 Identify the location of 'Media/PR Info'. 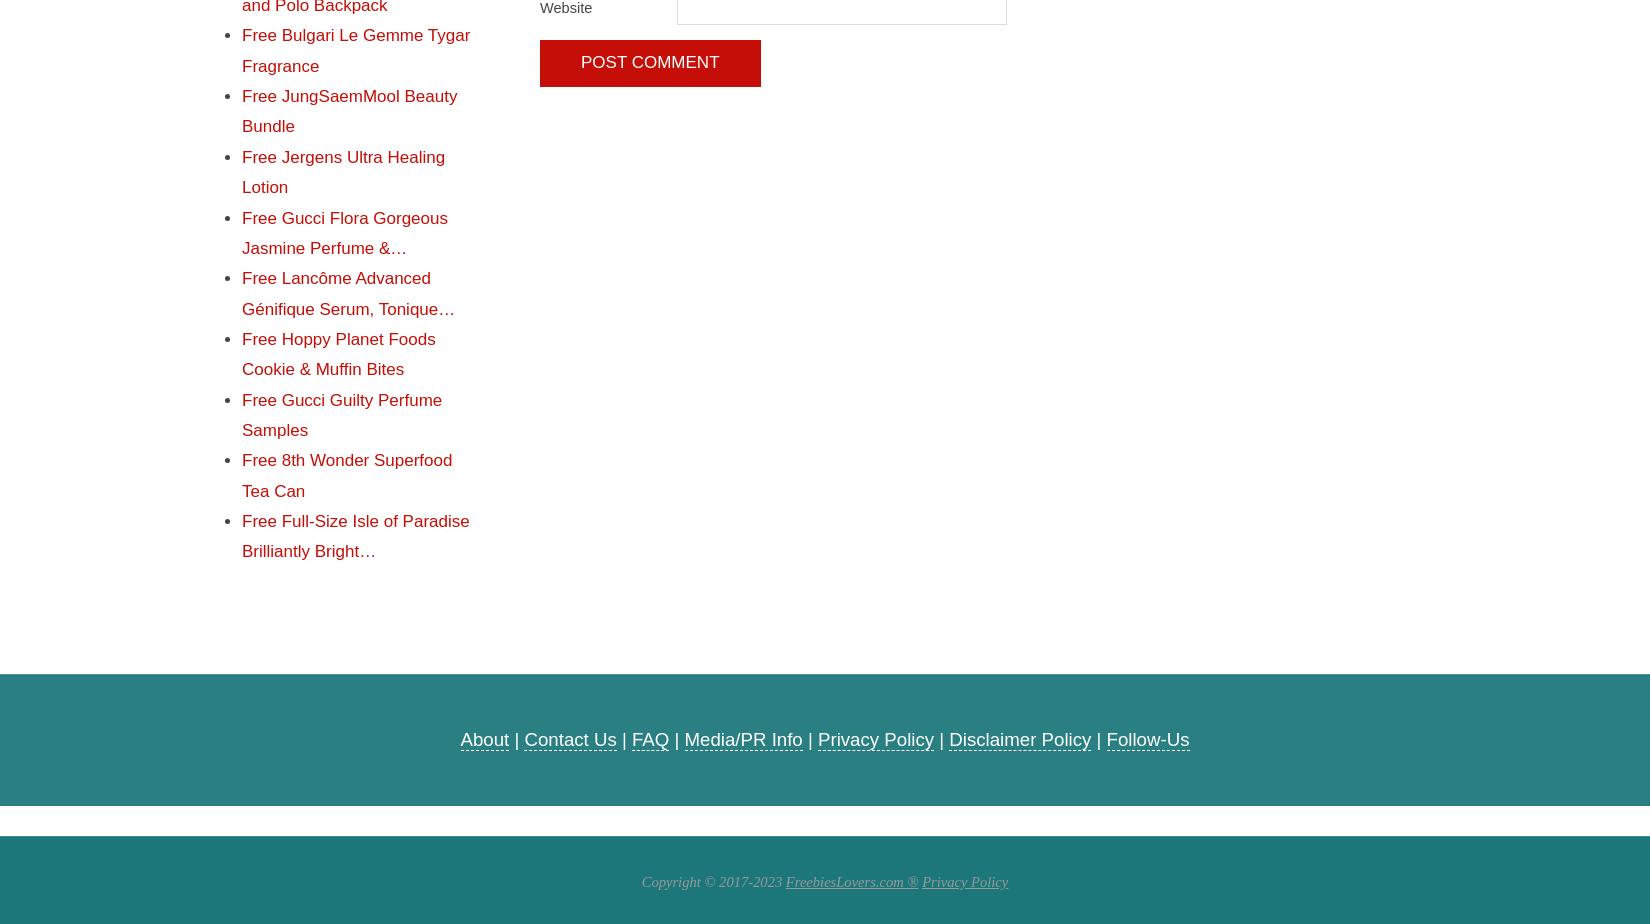
(741, 738).